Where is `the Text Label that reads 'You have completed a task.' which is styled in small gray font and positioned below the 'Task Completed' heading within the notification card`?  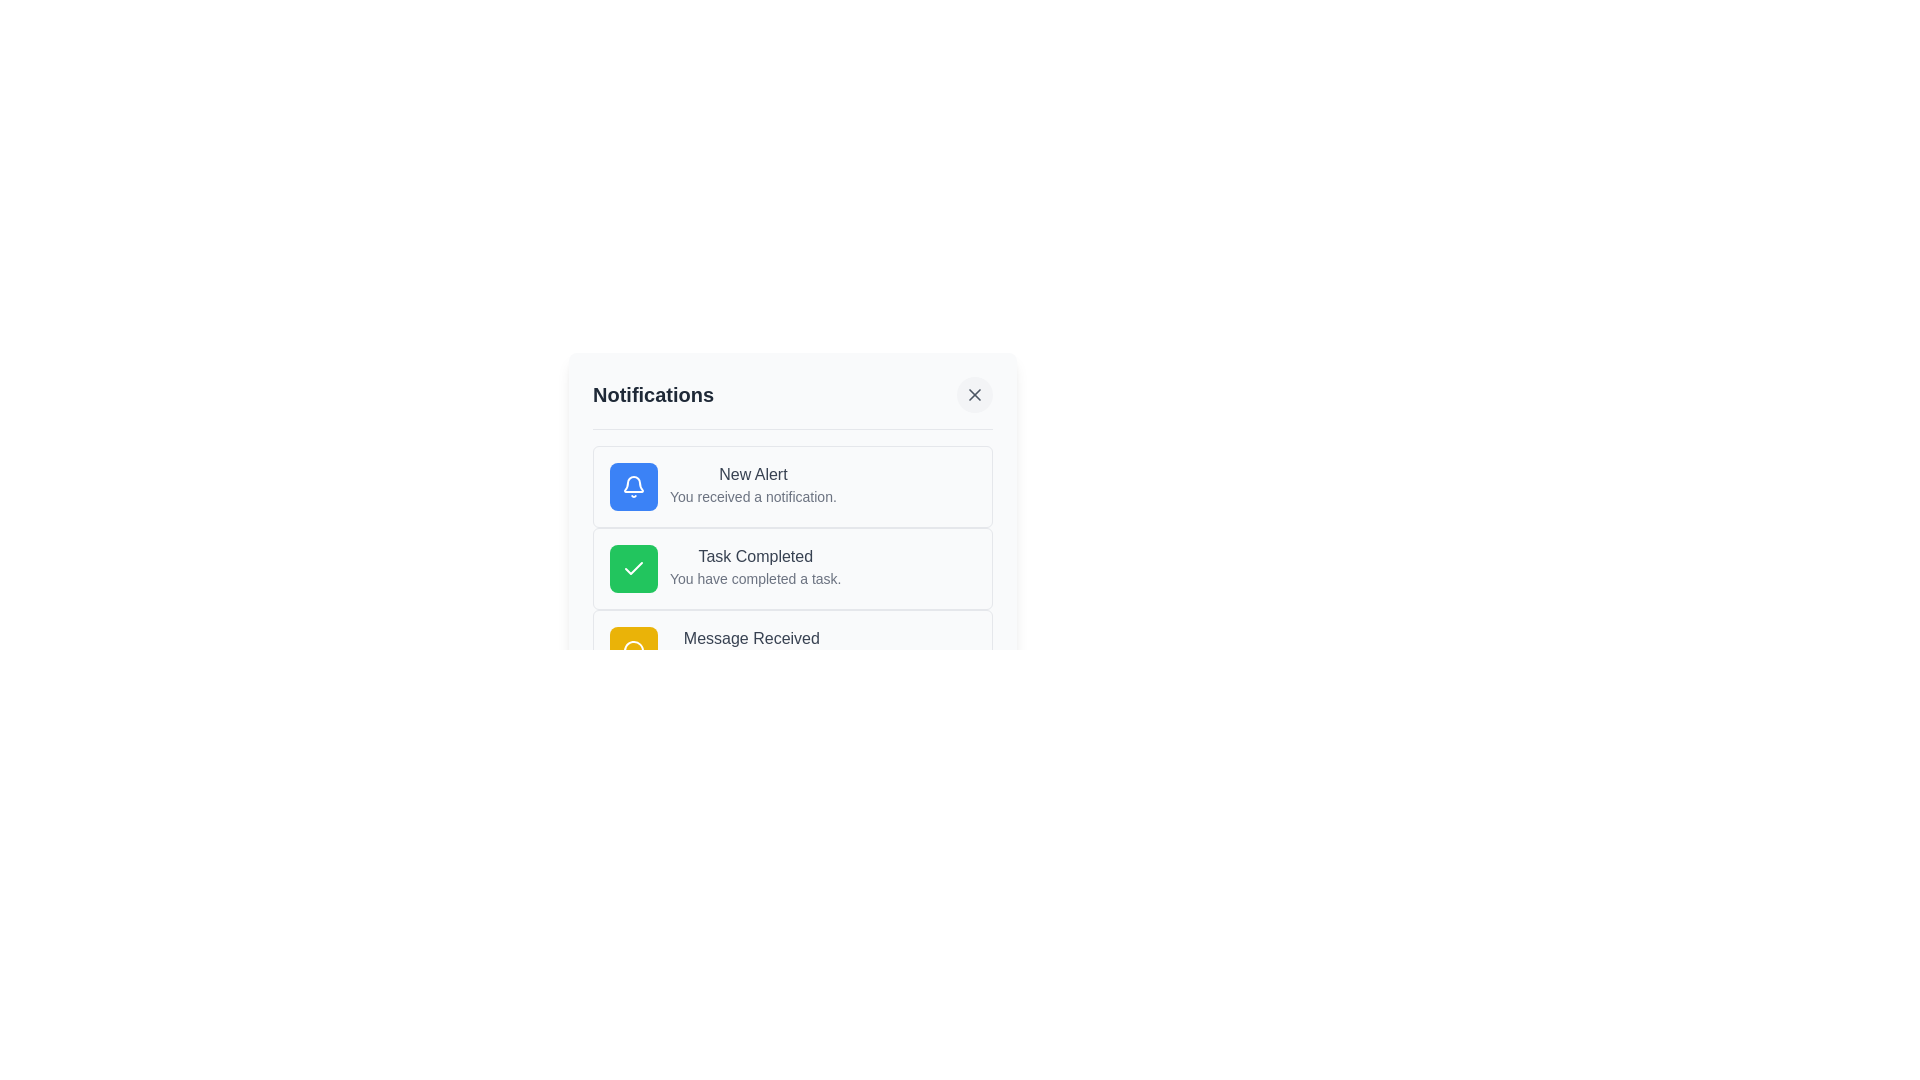 the Text Label that reads 'You have completed a task.' which is styled in small gray font and positioned below the 'Task Completed' heading within the notification card is located at coordinates (754, 578).